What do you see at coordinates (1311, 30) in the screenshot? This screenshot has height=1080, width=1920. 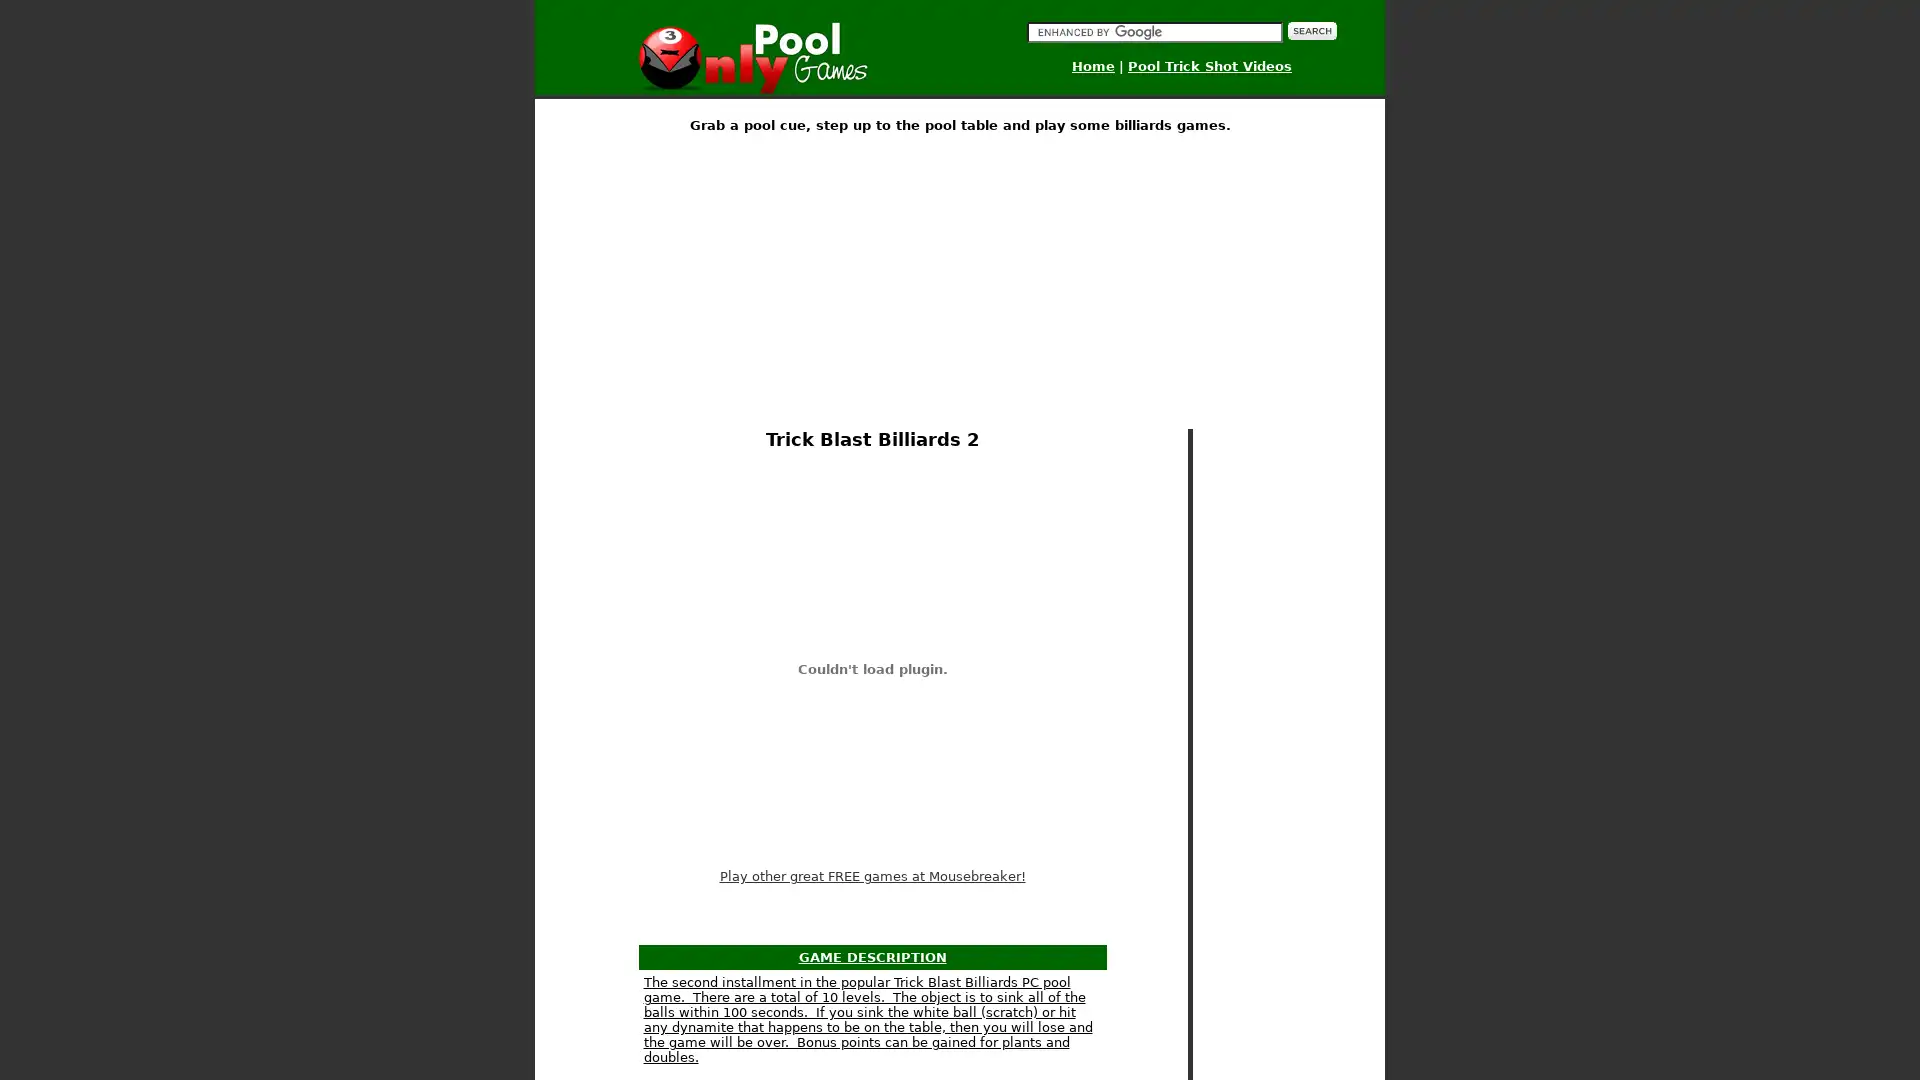 I see `Submit` at bounding box center [1311, 30].